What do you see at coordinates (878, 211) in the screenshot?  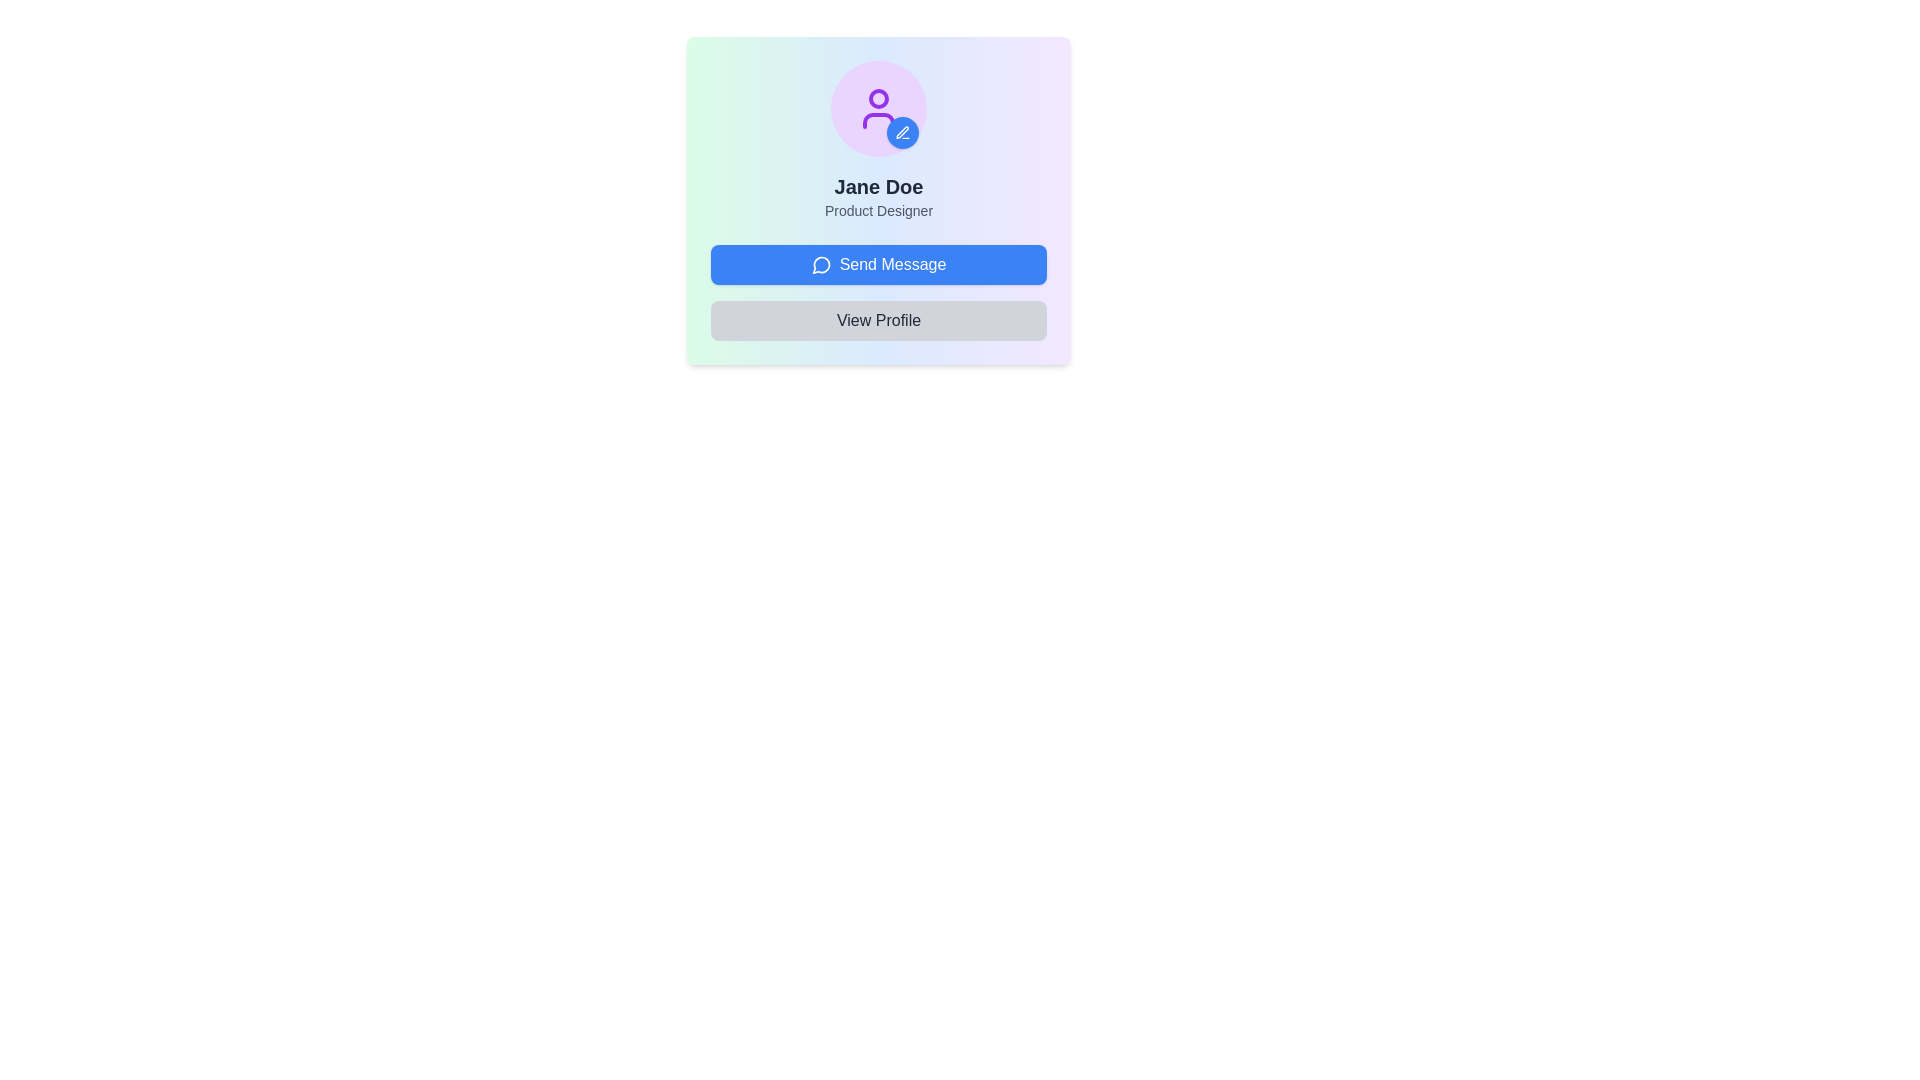 I see `the descriptive professional title text element located below 'Jane Doe' within the card layout` at bounding box center [878, 211].